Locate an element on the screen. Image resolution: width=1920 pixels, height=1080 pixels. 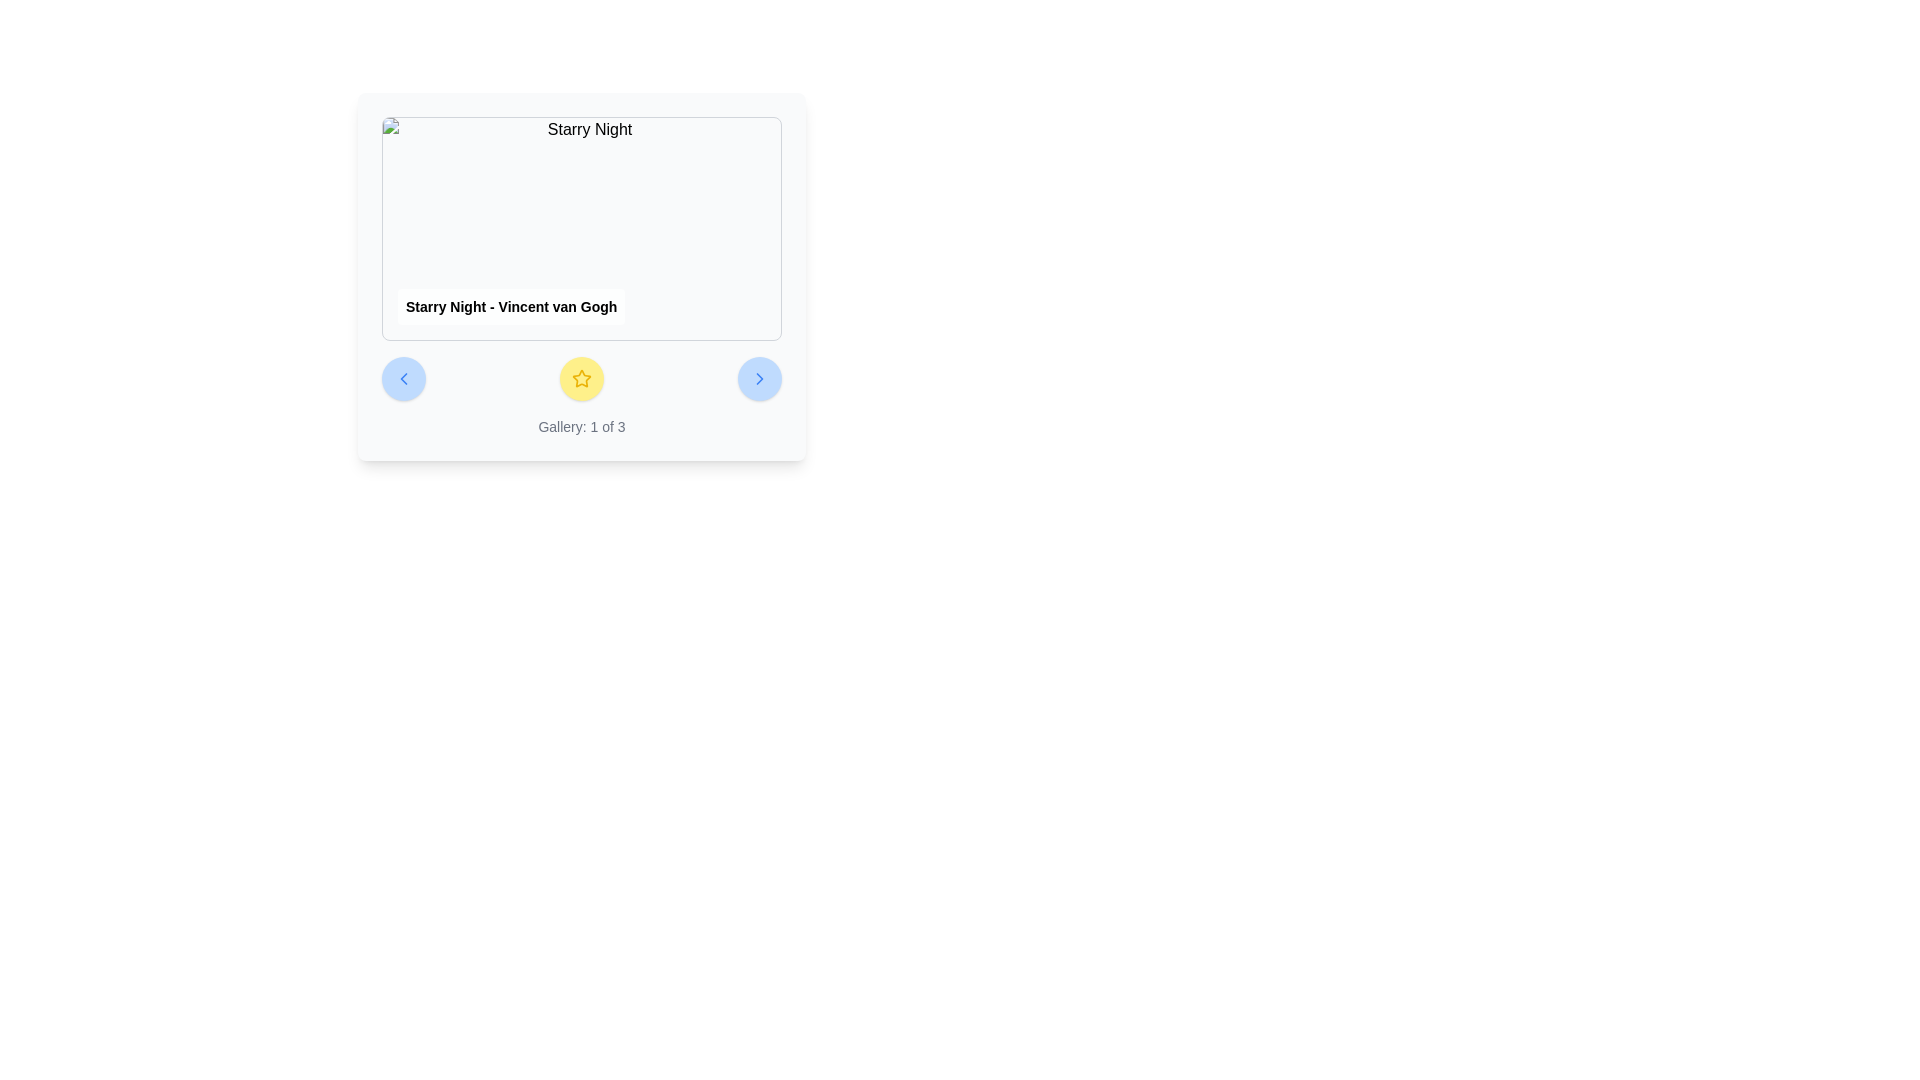
the star-shaped gold-yellow icon located centrally within a circular yellow background beneath the main content panel is located at coordinates (580, 378).